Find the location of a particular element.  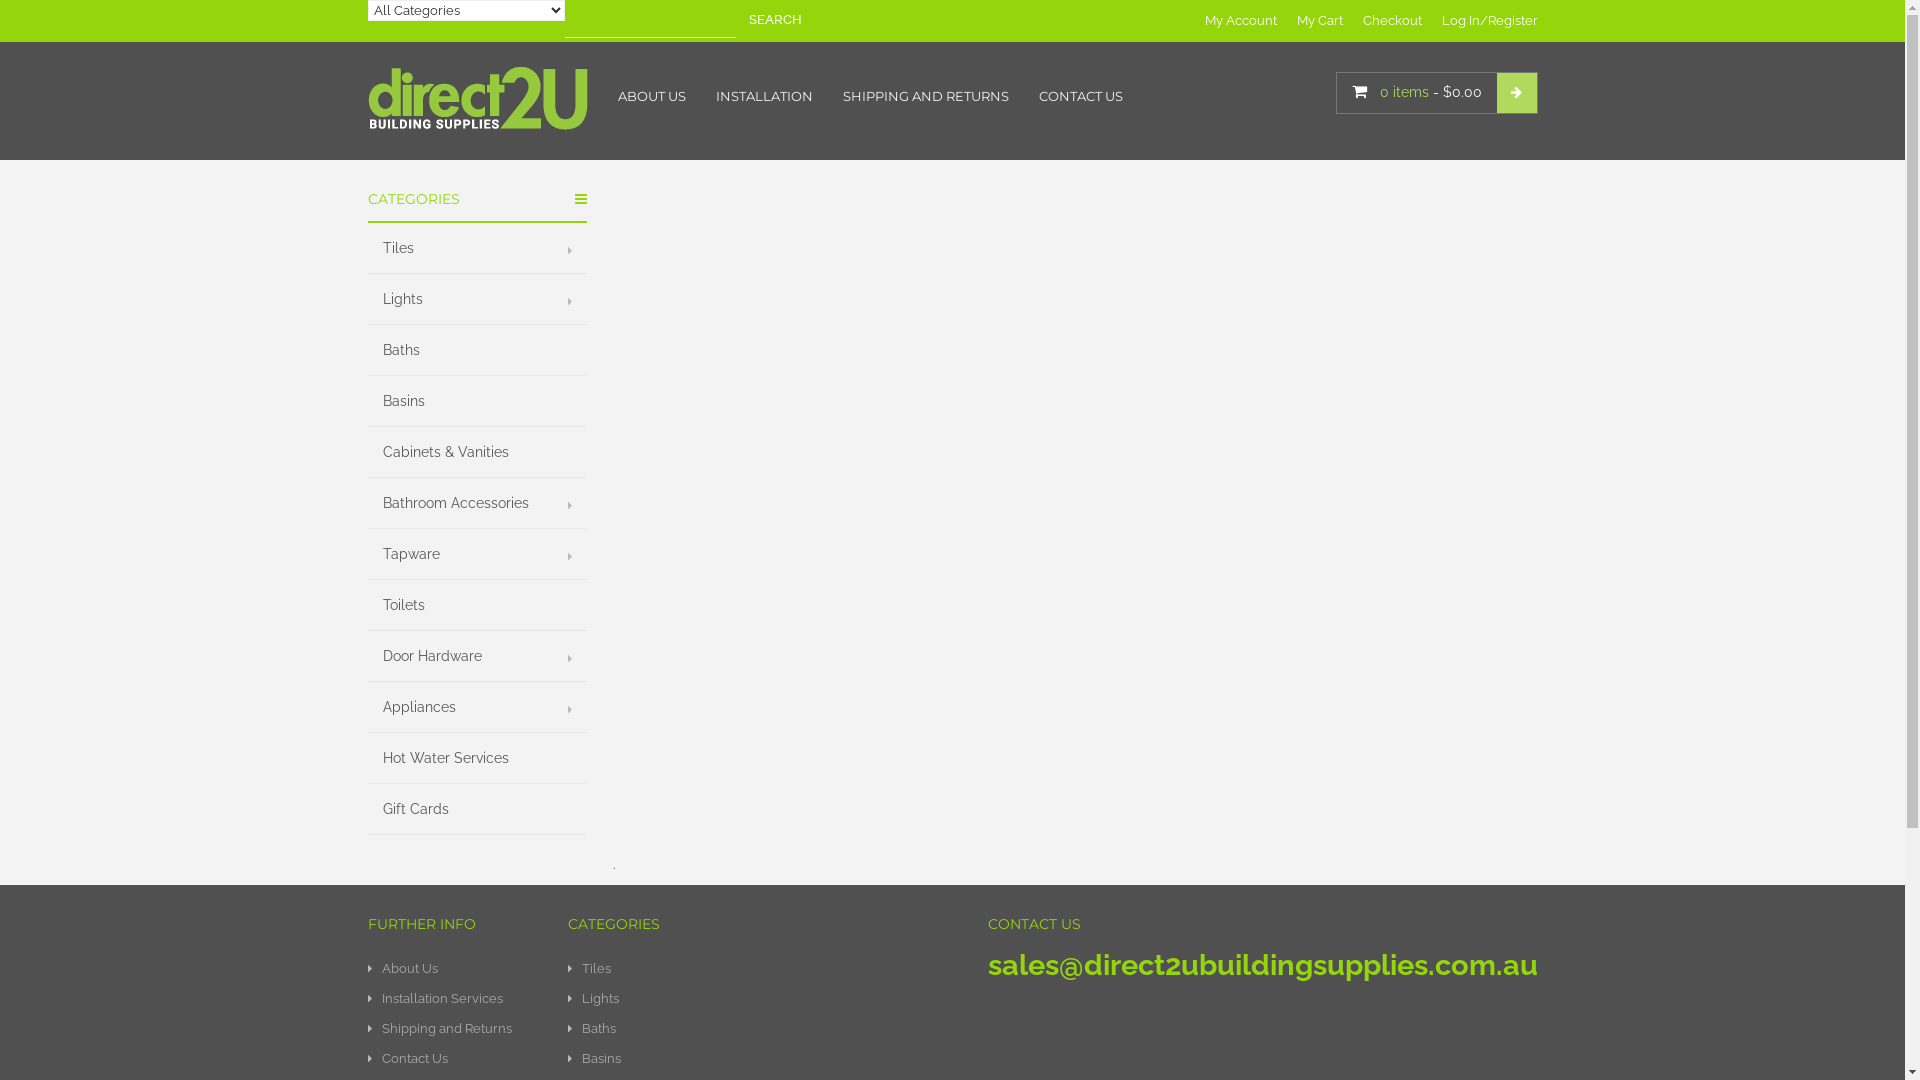

'Tiles' is located at coordinates (368, 247).